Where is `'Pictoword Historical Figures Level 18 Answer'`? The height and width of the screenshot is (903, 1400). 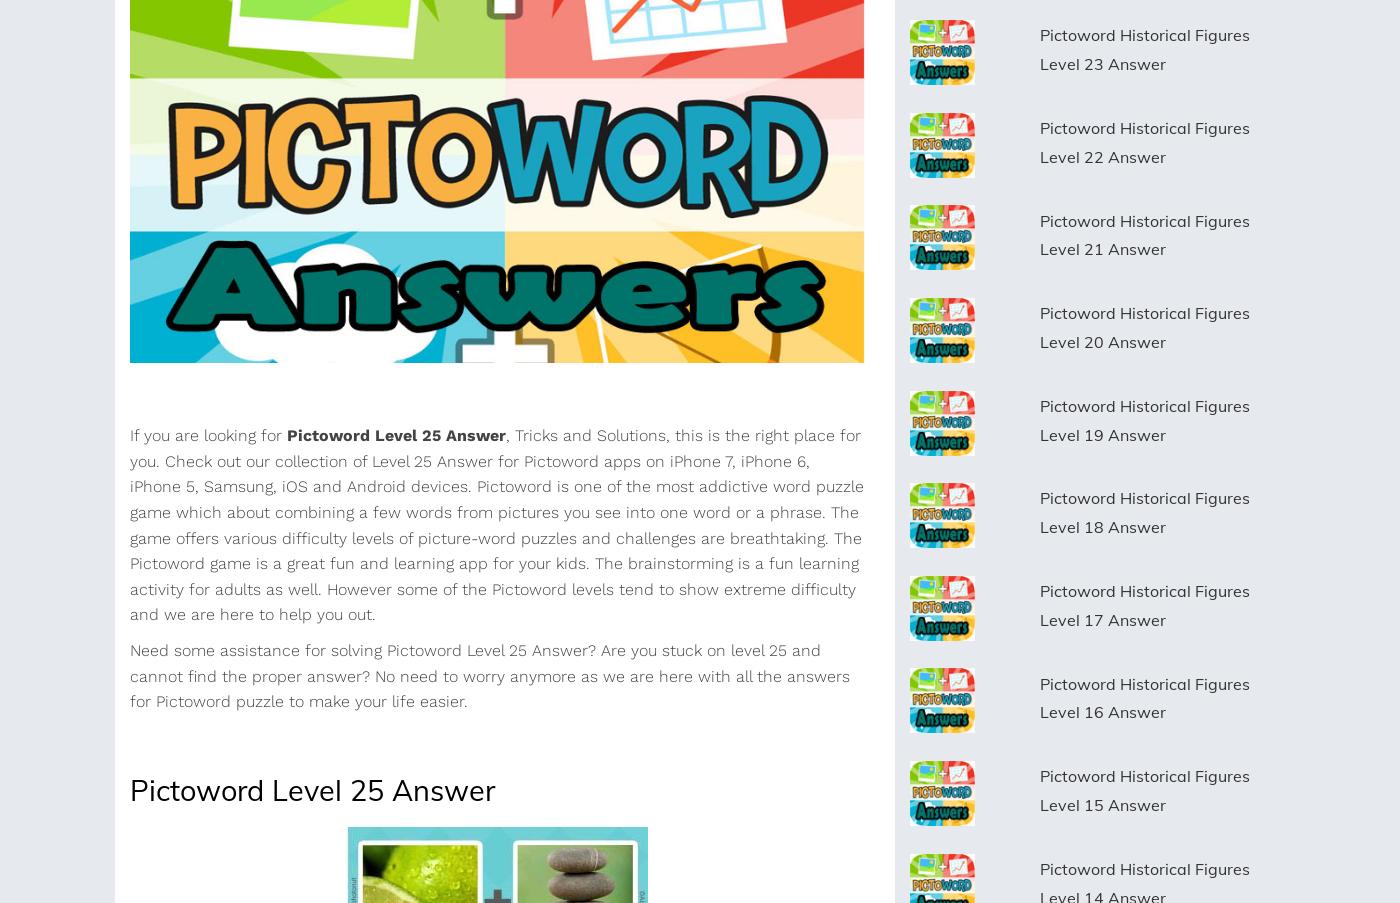
'Pictoword Historical Figures Level 18 Answer' is located at coordinates (1038, 512).